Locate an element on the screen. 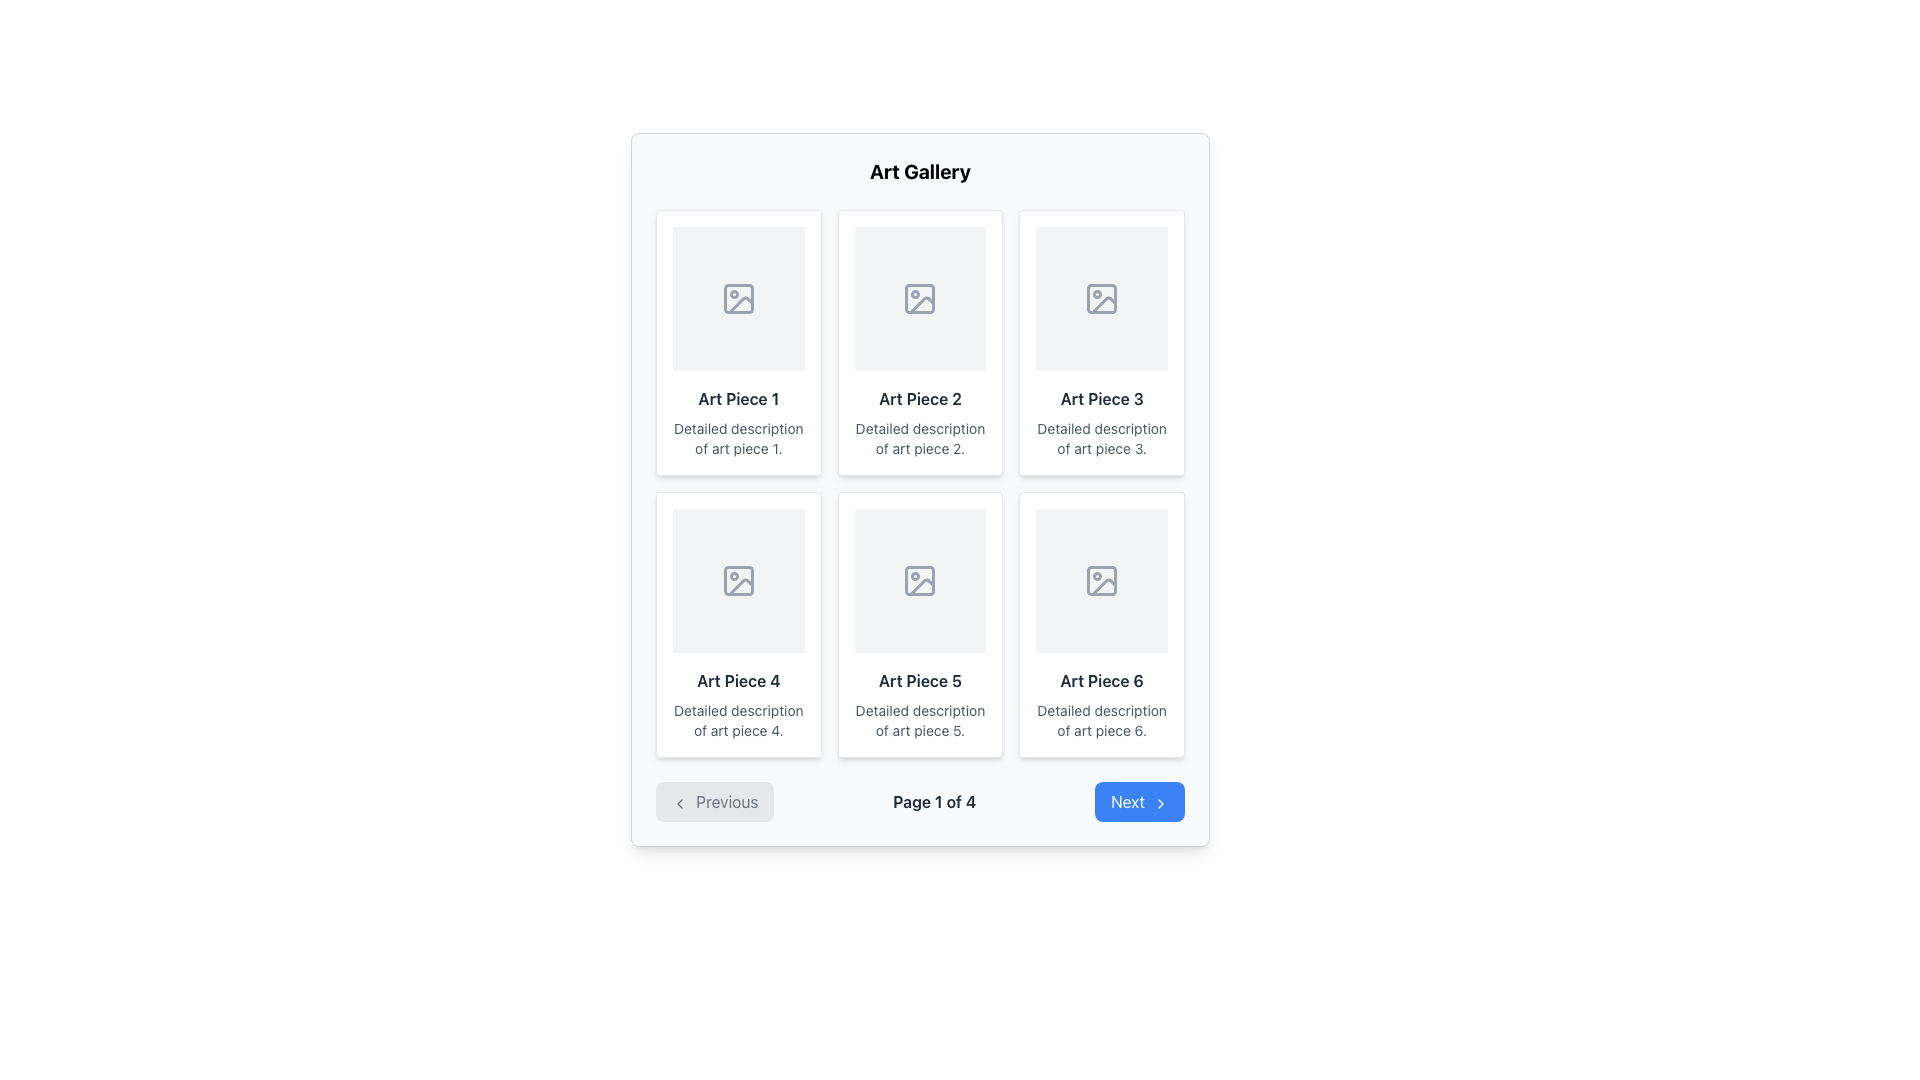 The height and width of the screenshot is (1080, 1920). the image placeholder for 'Art Piece 3' is located at coordinates (1101, 299).